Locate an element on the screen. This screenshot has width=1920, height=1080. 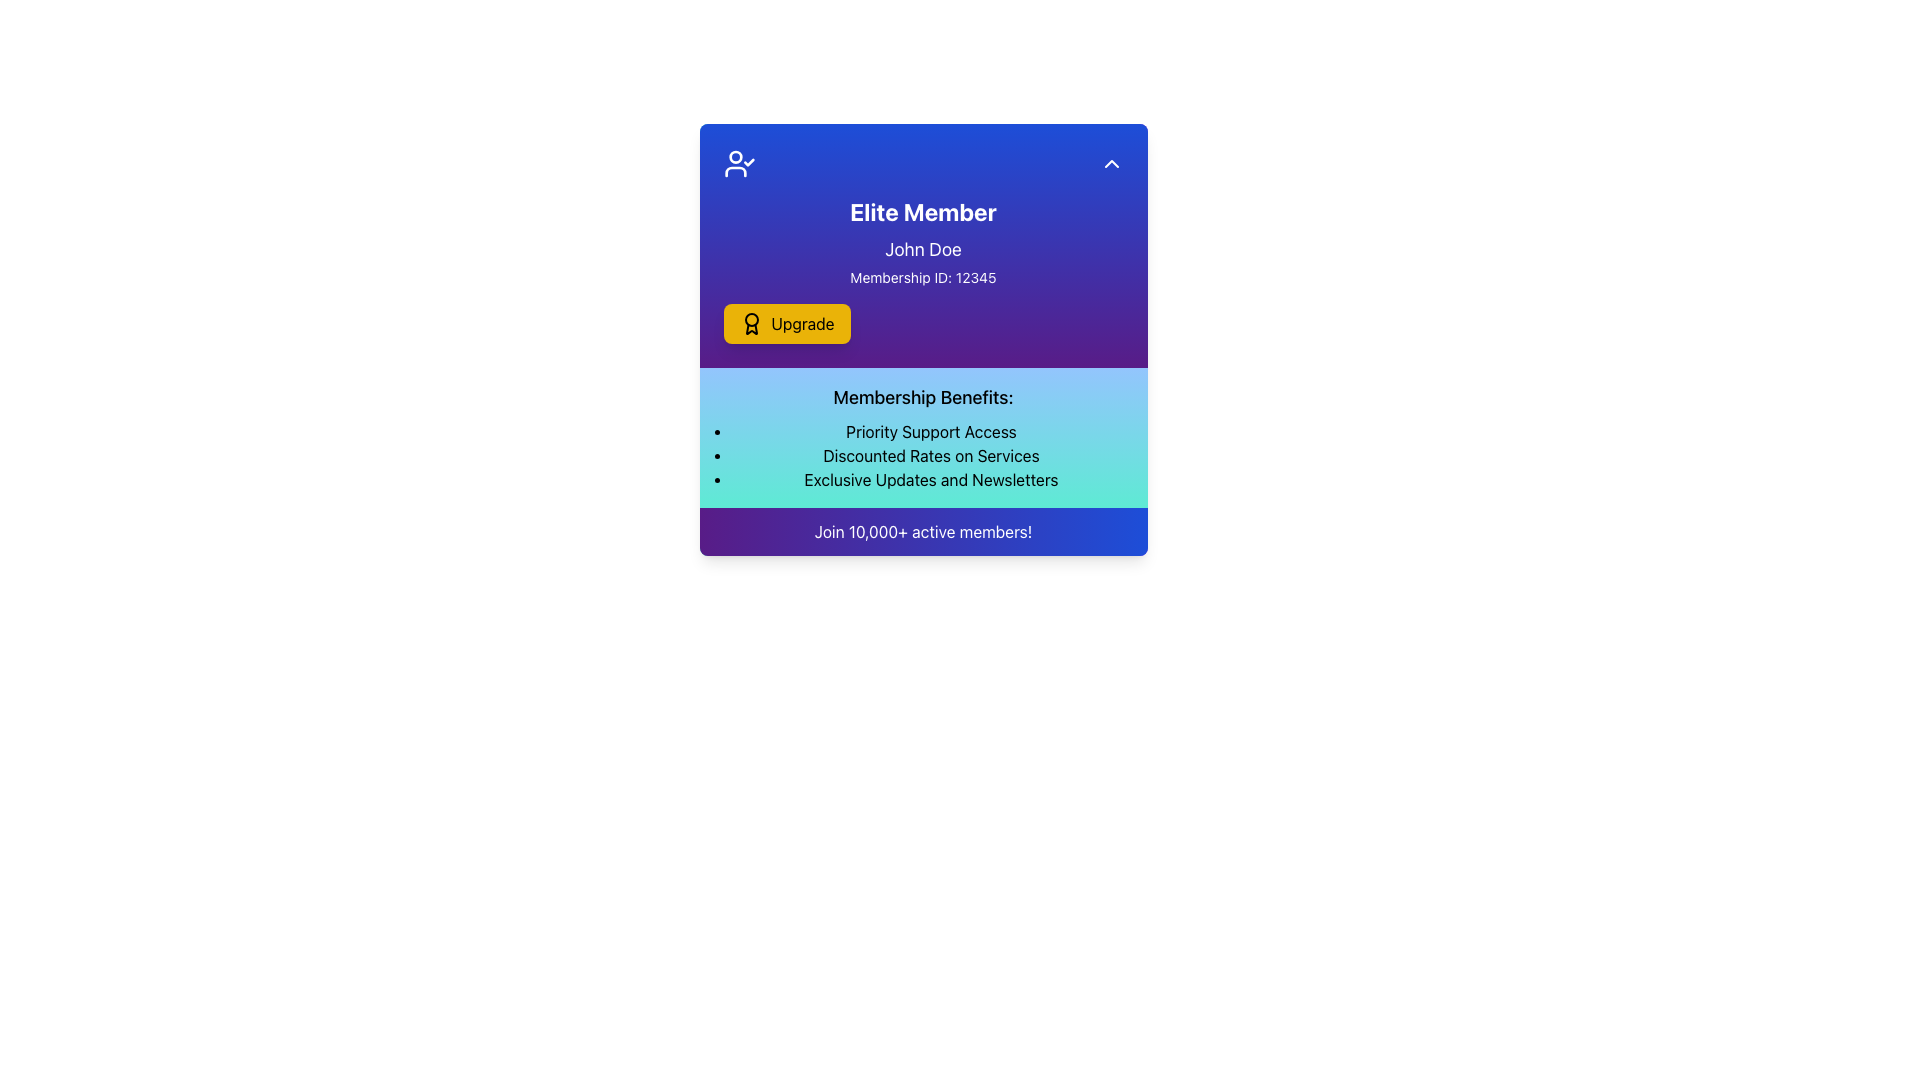
informational text label indicating a membership benefit, which is the second item in the benefits list, centrally aligned in the light blue section of the membership card interface is located at coordinates (930, 455).